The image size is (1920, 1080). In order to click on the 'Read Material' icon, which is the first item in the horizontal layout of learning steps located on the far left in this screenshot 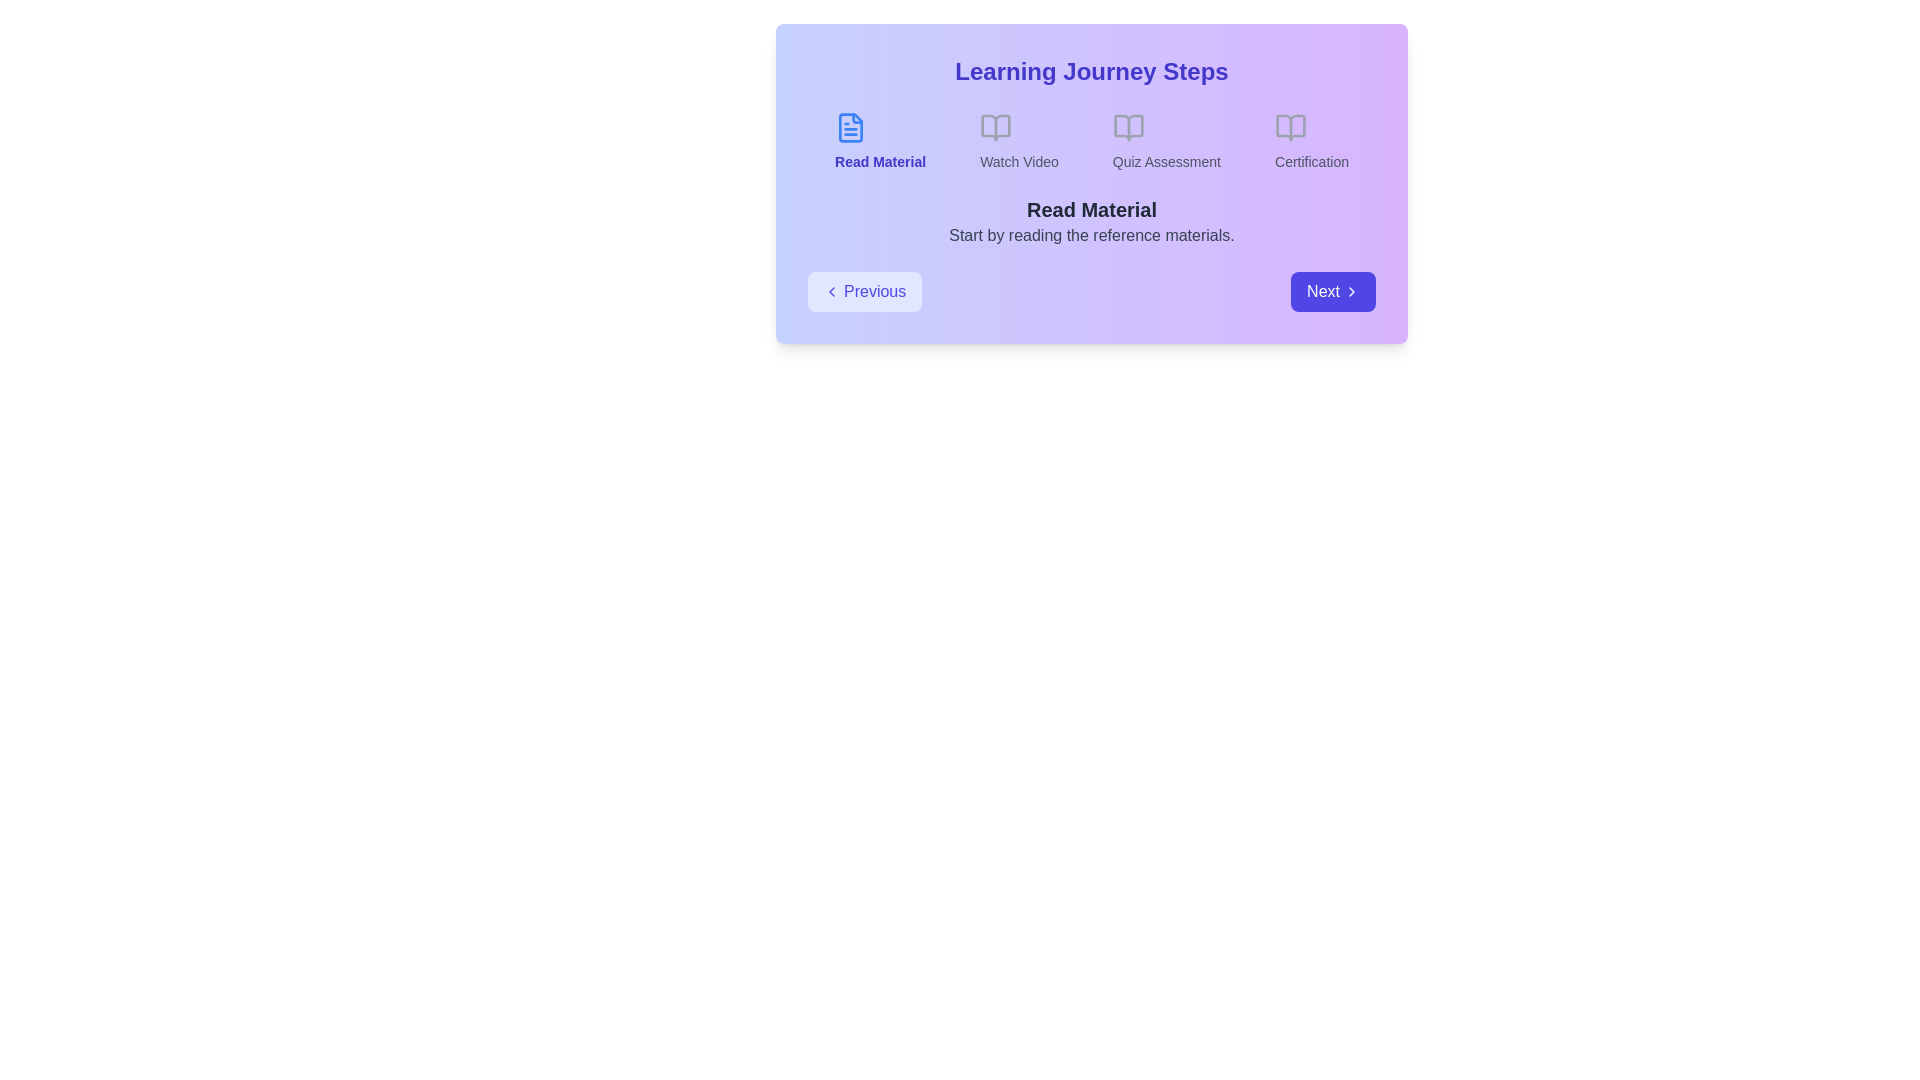, I will do `click(850, 127)`.